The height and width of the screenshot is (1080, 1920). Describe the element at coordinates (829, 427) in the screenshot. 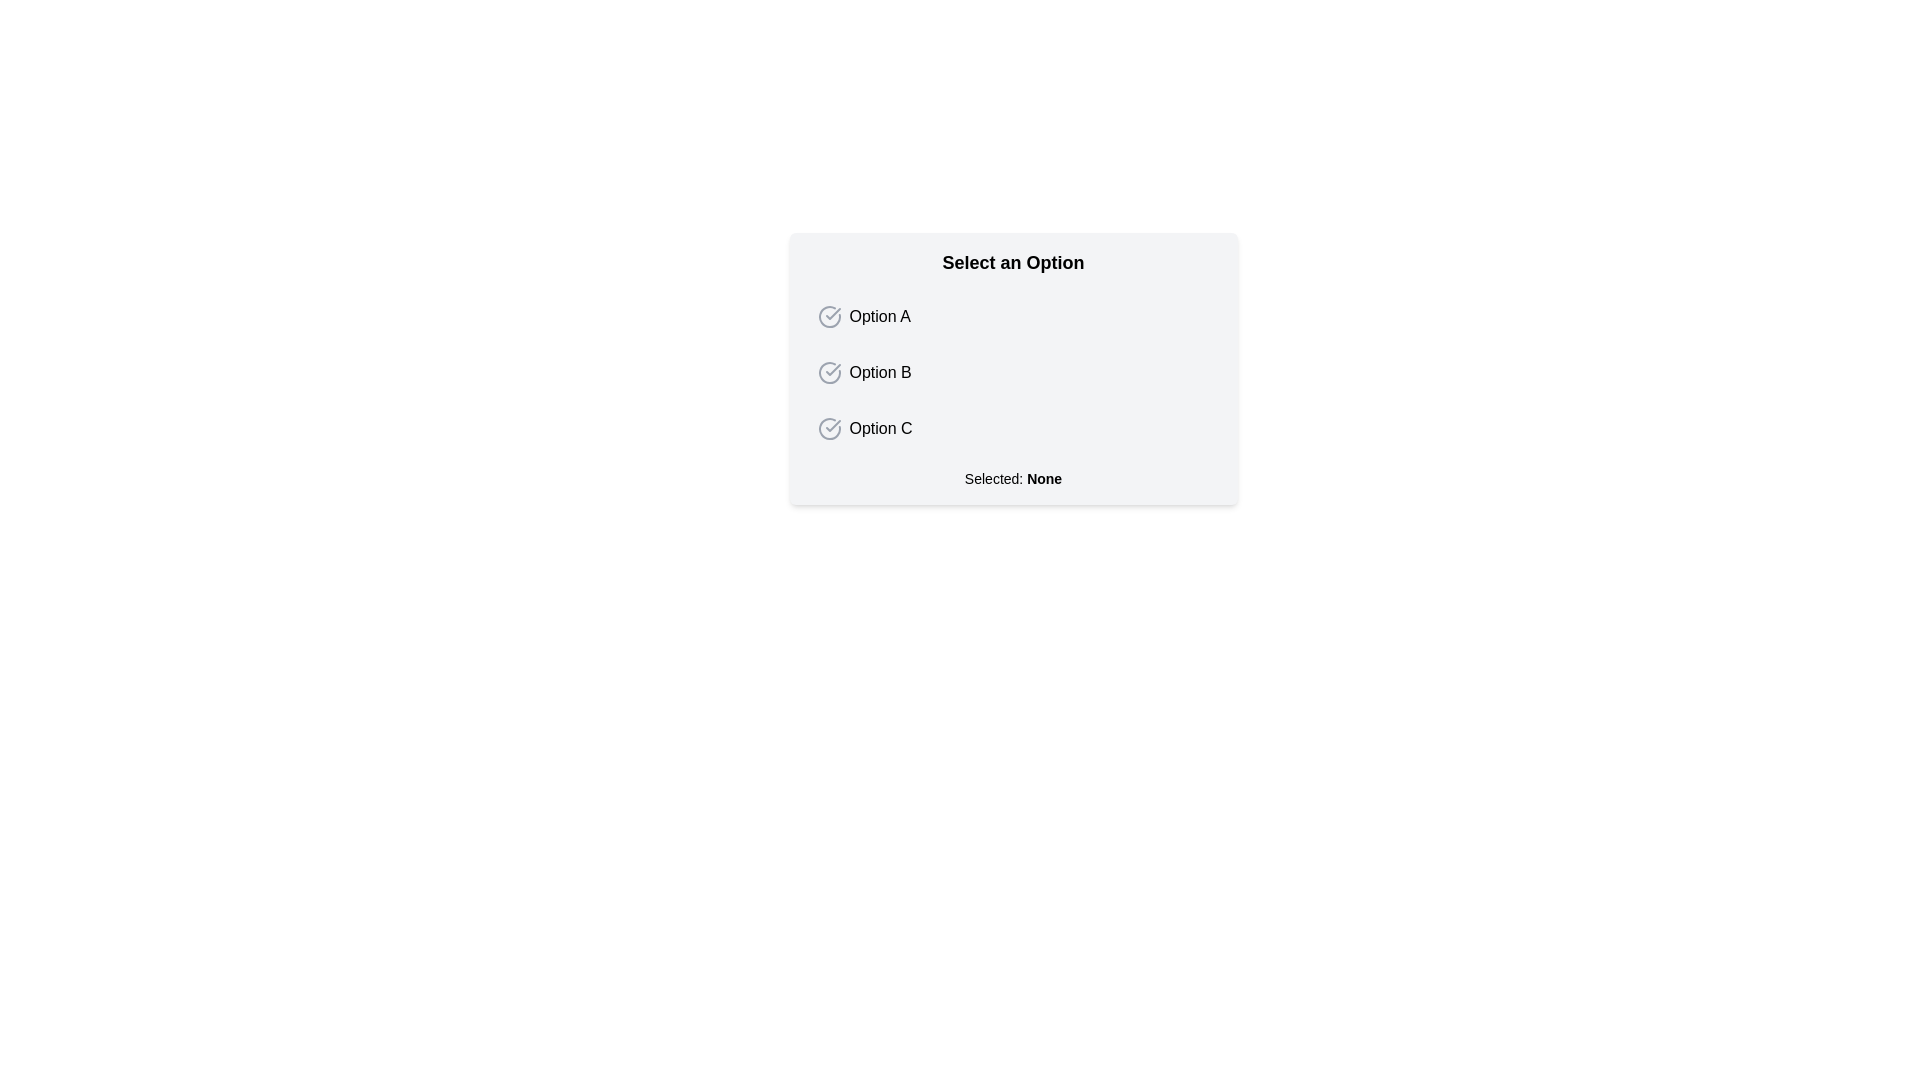

I see `the circular radio button indicator with a checkmark inside, which is located to the left of the text label 'Option C'` at that location.